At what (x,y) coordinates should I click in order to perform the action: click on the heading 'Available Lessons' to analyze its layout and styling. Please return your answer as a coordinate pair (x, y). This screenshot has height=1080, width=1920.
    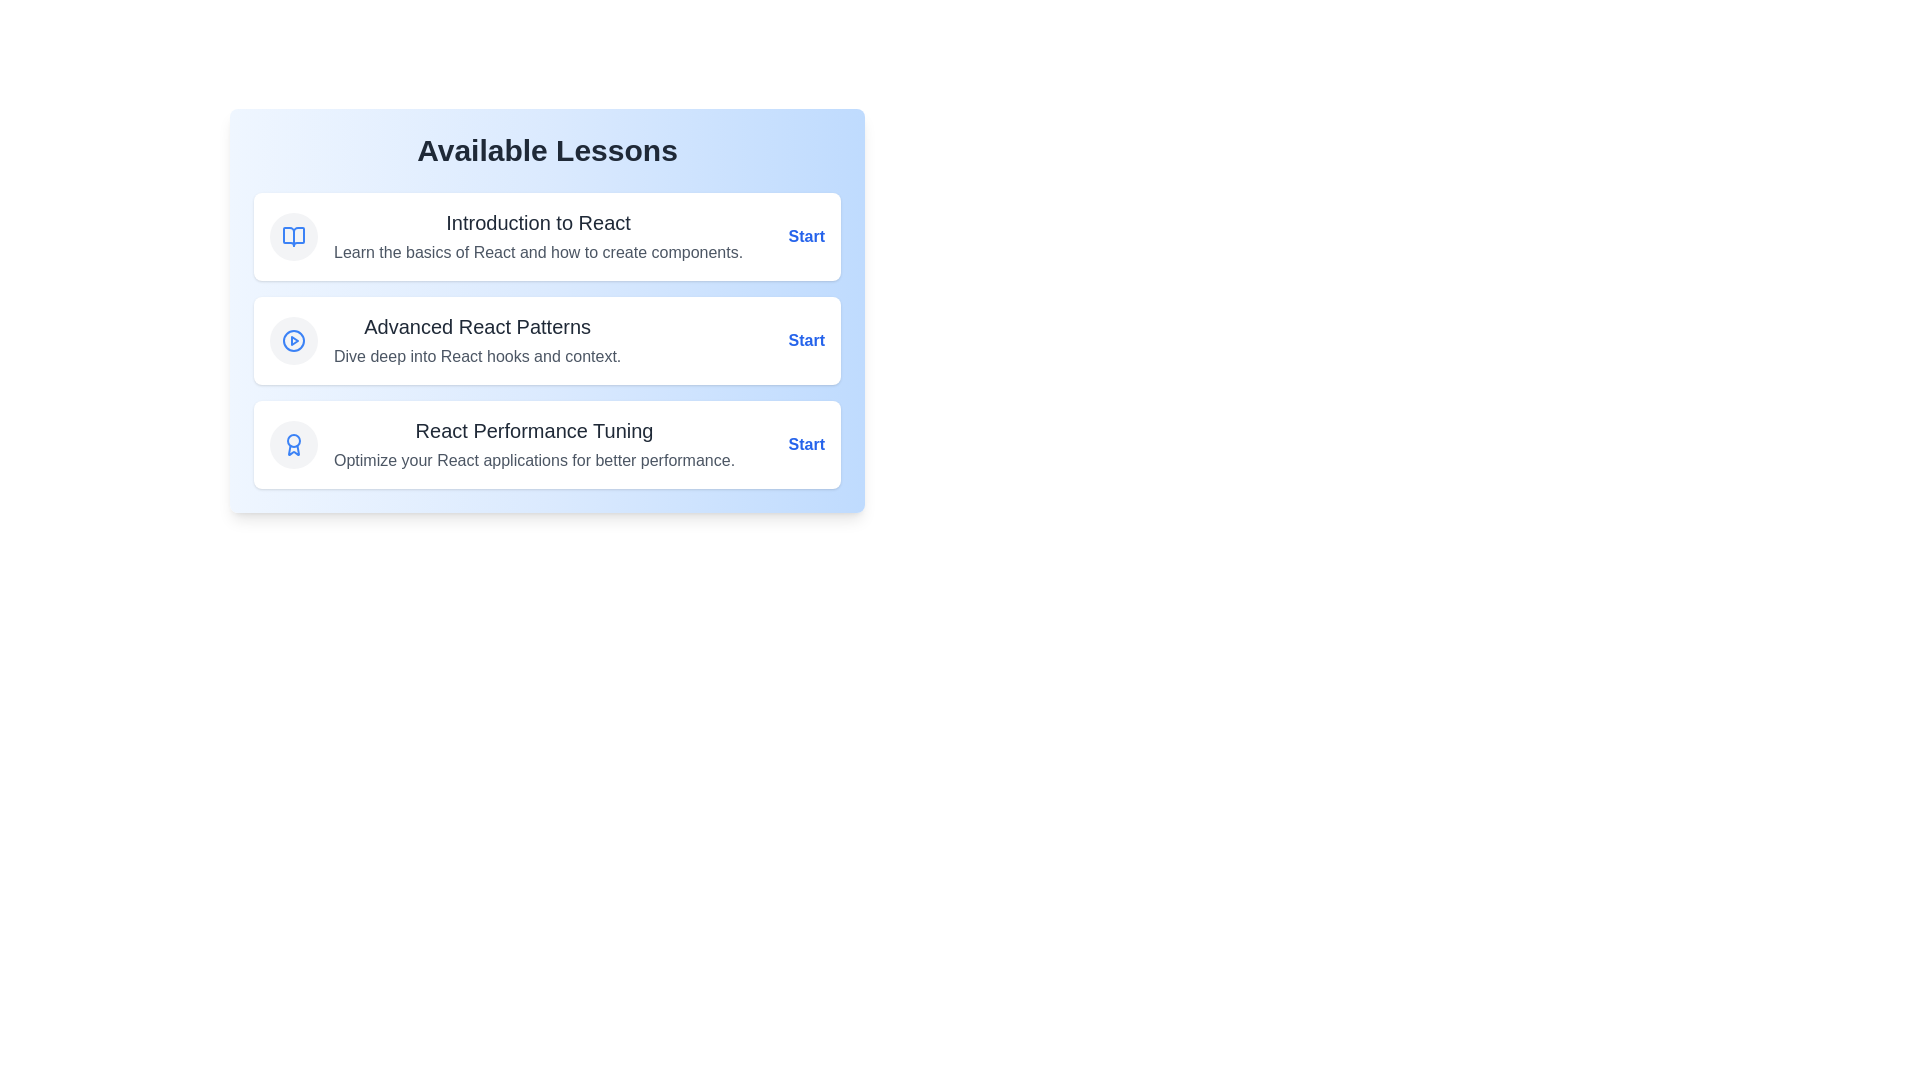
    Looking at the image, I should click on (547, 149).